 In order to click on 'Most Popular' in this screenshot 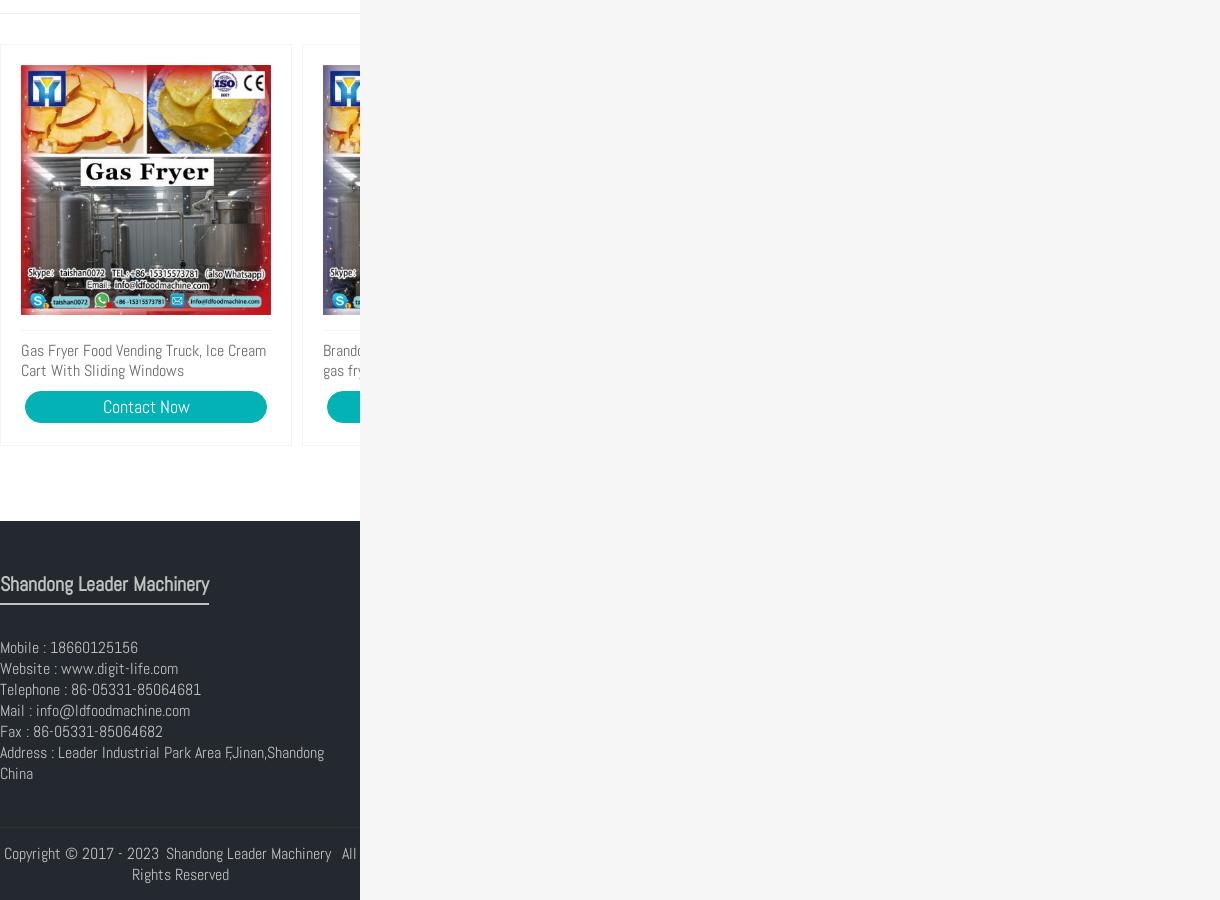, I will do `click(429, 584)`.